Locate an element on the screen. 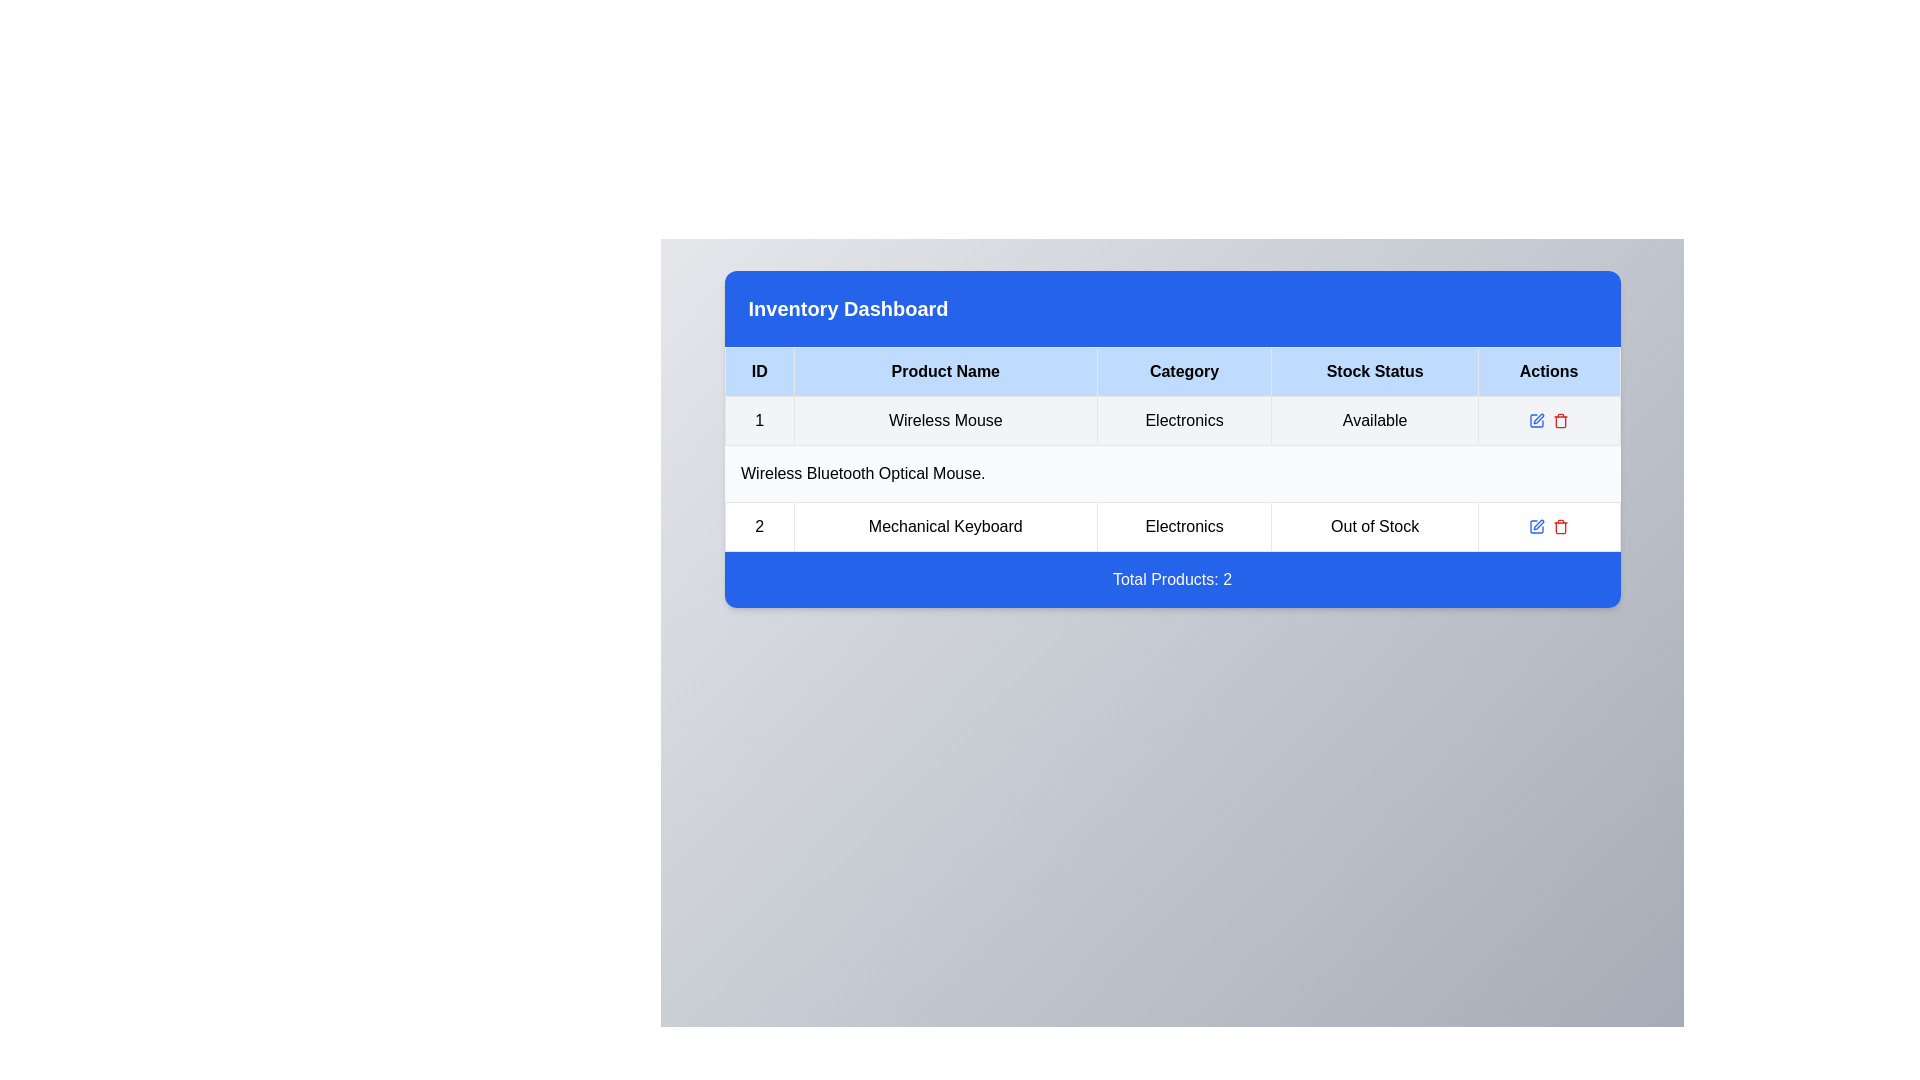  the text label 'Electronics' in the third cell of the first row of the 'Category' column within the product table is located at coordinates (1184, 419).